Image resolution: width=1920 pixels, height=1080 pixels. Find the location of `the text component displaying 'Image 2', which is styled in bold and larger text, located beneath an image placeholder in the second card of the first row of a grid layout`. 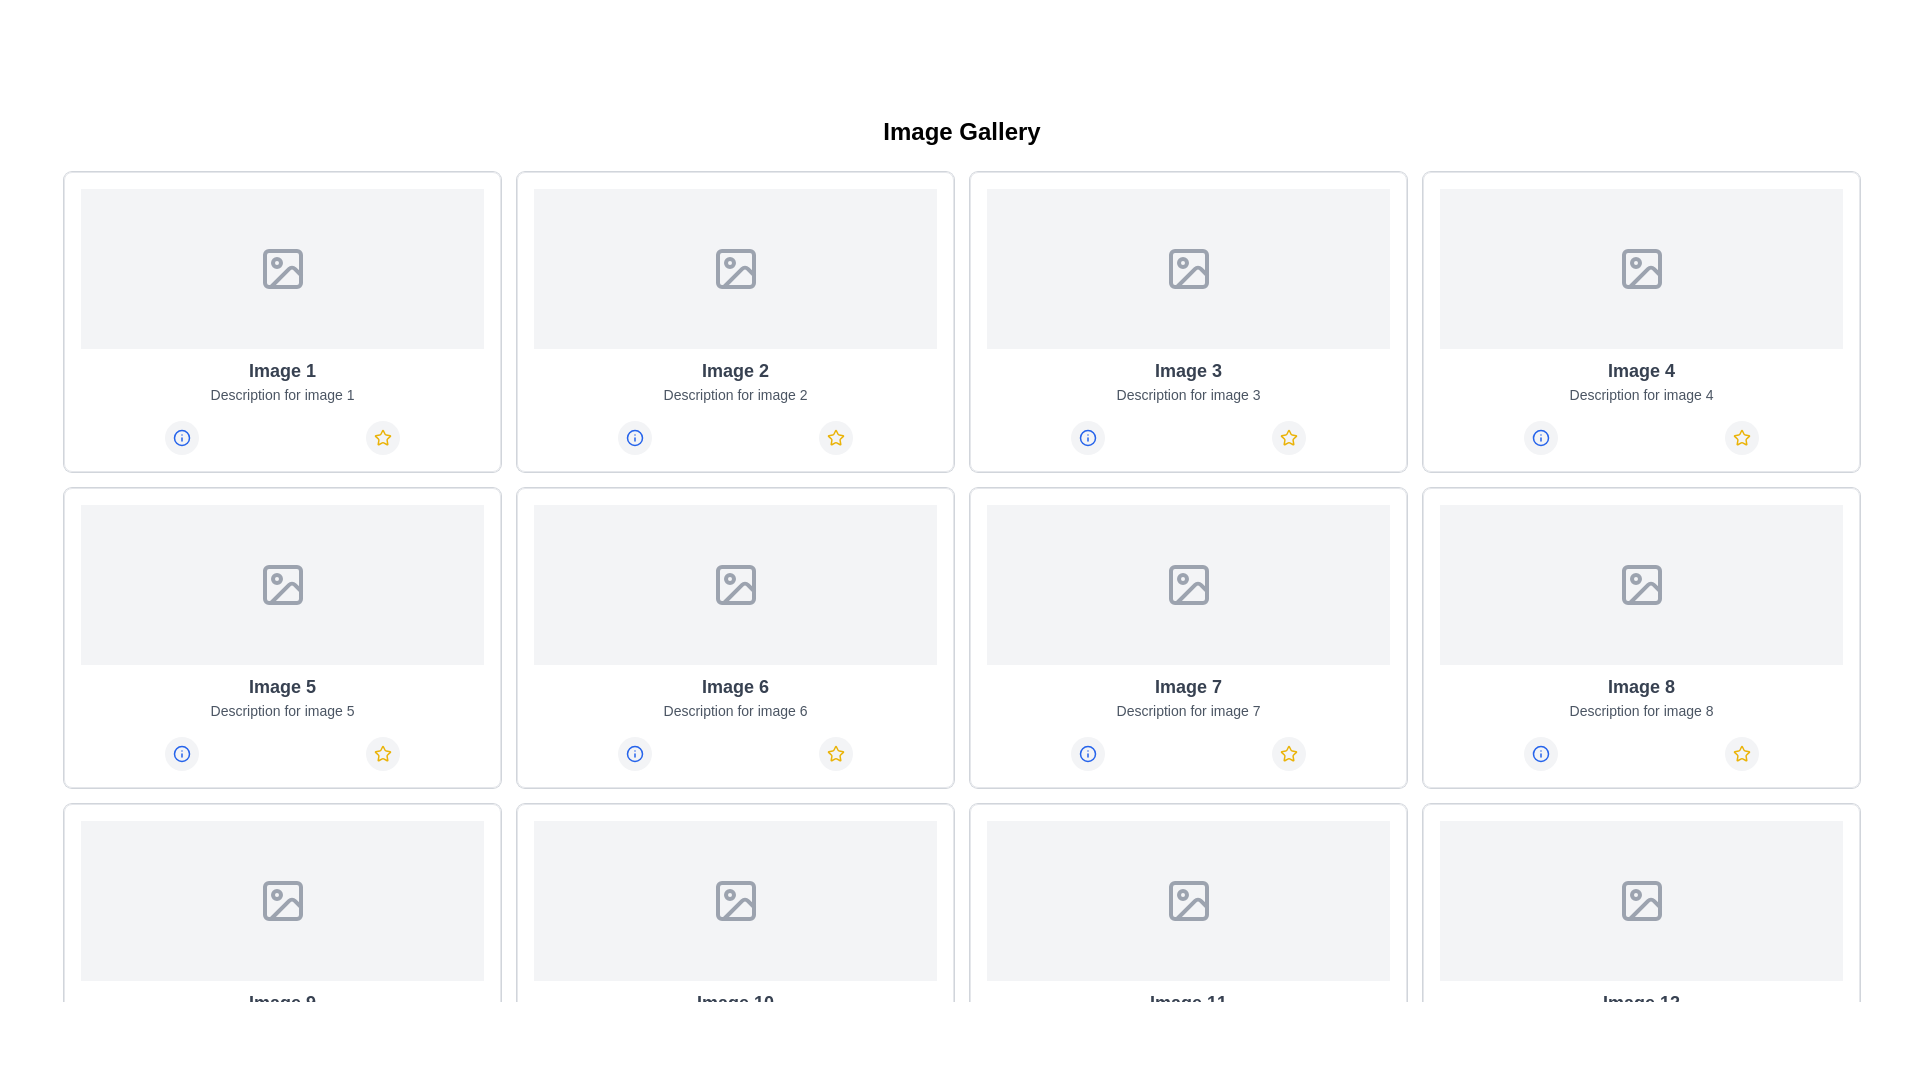

the text component displaying 'Image 2', which is styled in bold and larger text, located beneath an image placeholder in the second card of the first row of a grid layout is located at coordinates (734, 370).